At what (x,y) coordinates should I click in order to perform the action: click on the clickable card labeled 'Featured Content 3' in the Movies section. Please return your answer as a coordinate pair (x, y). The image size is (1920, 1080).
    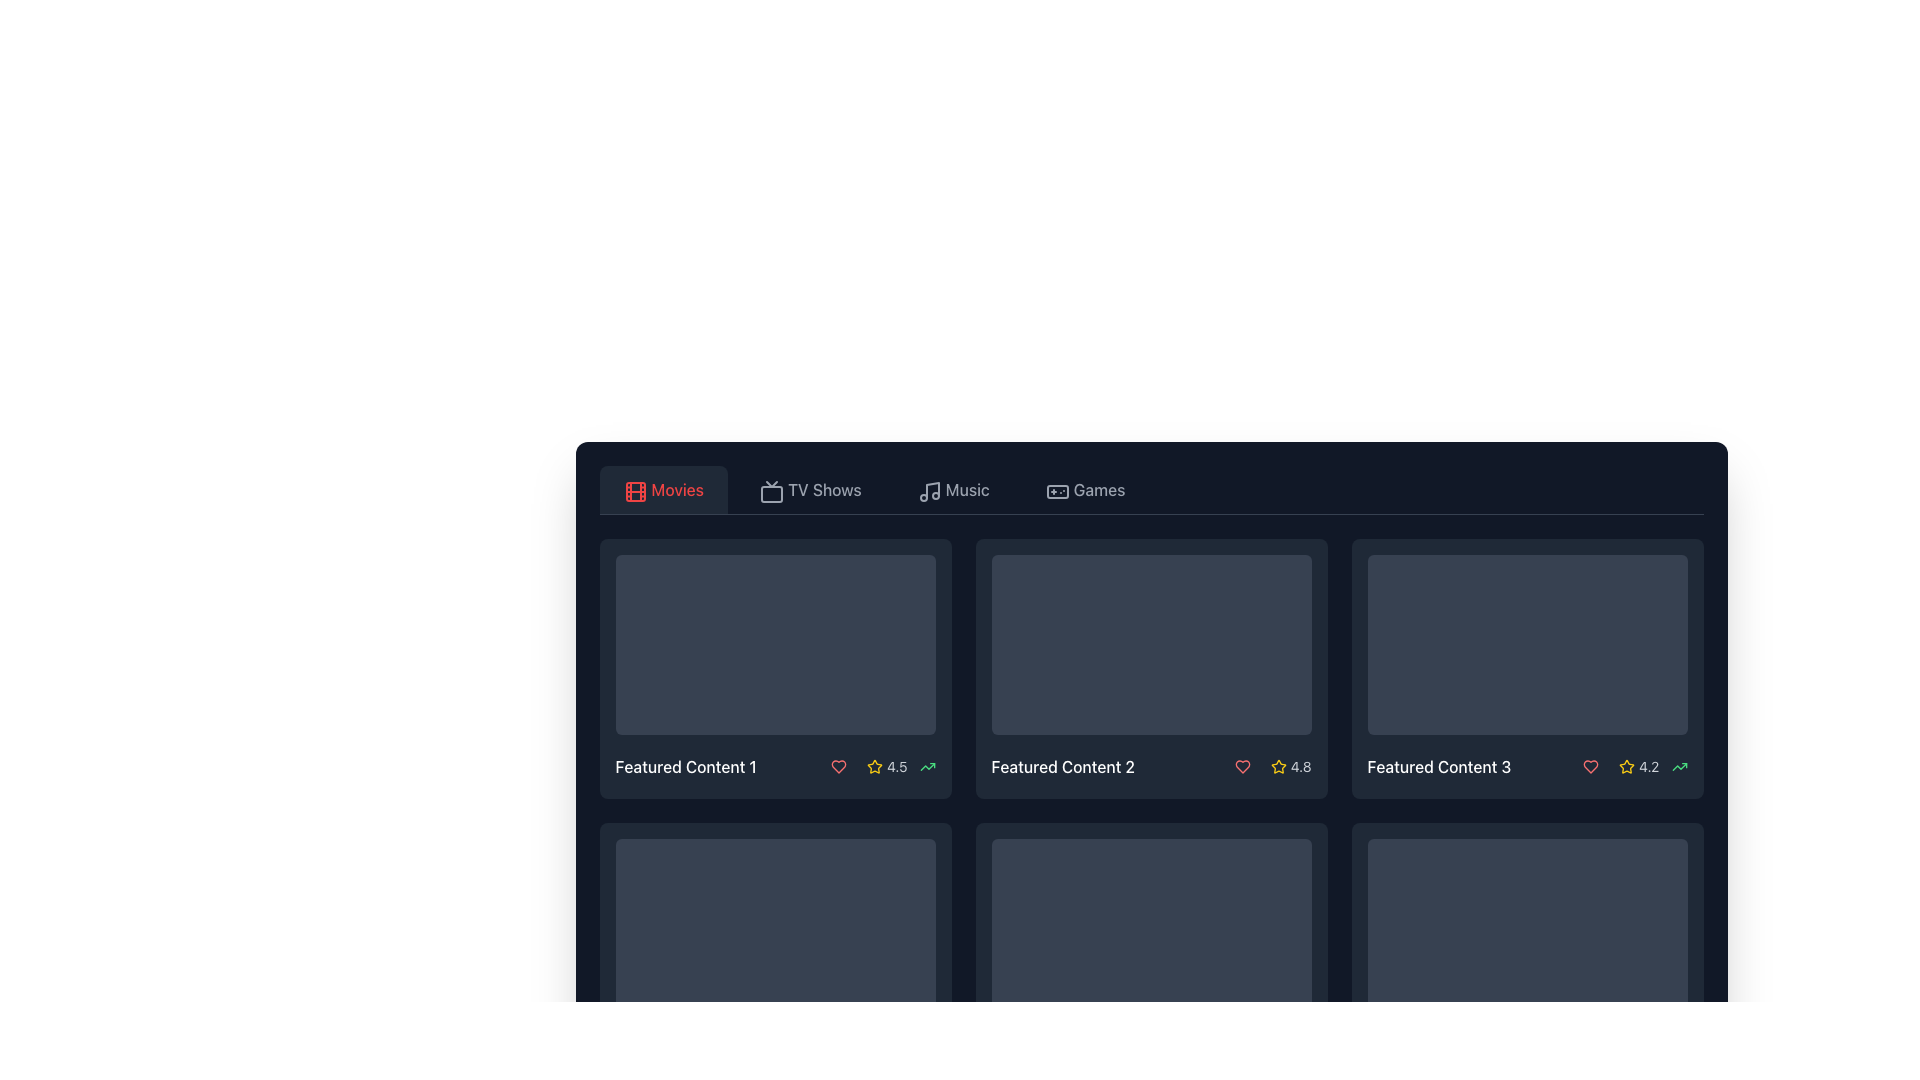
    Looking at the image, I should click on (1526, 668).